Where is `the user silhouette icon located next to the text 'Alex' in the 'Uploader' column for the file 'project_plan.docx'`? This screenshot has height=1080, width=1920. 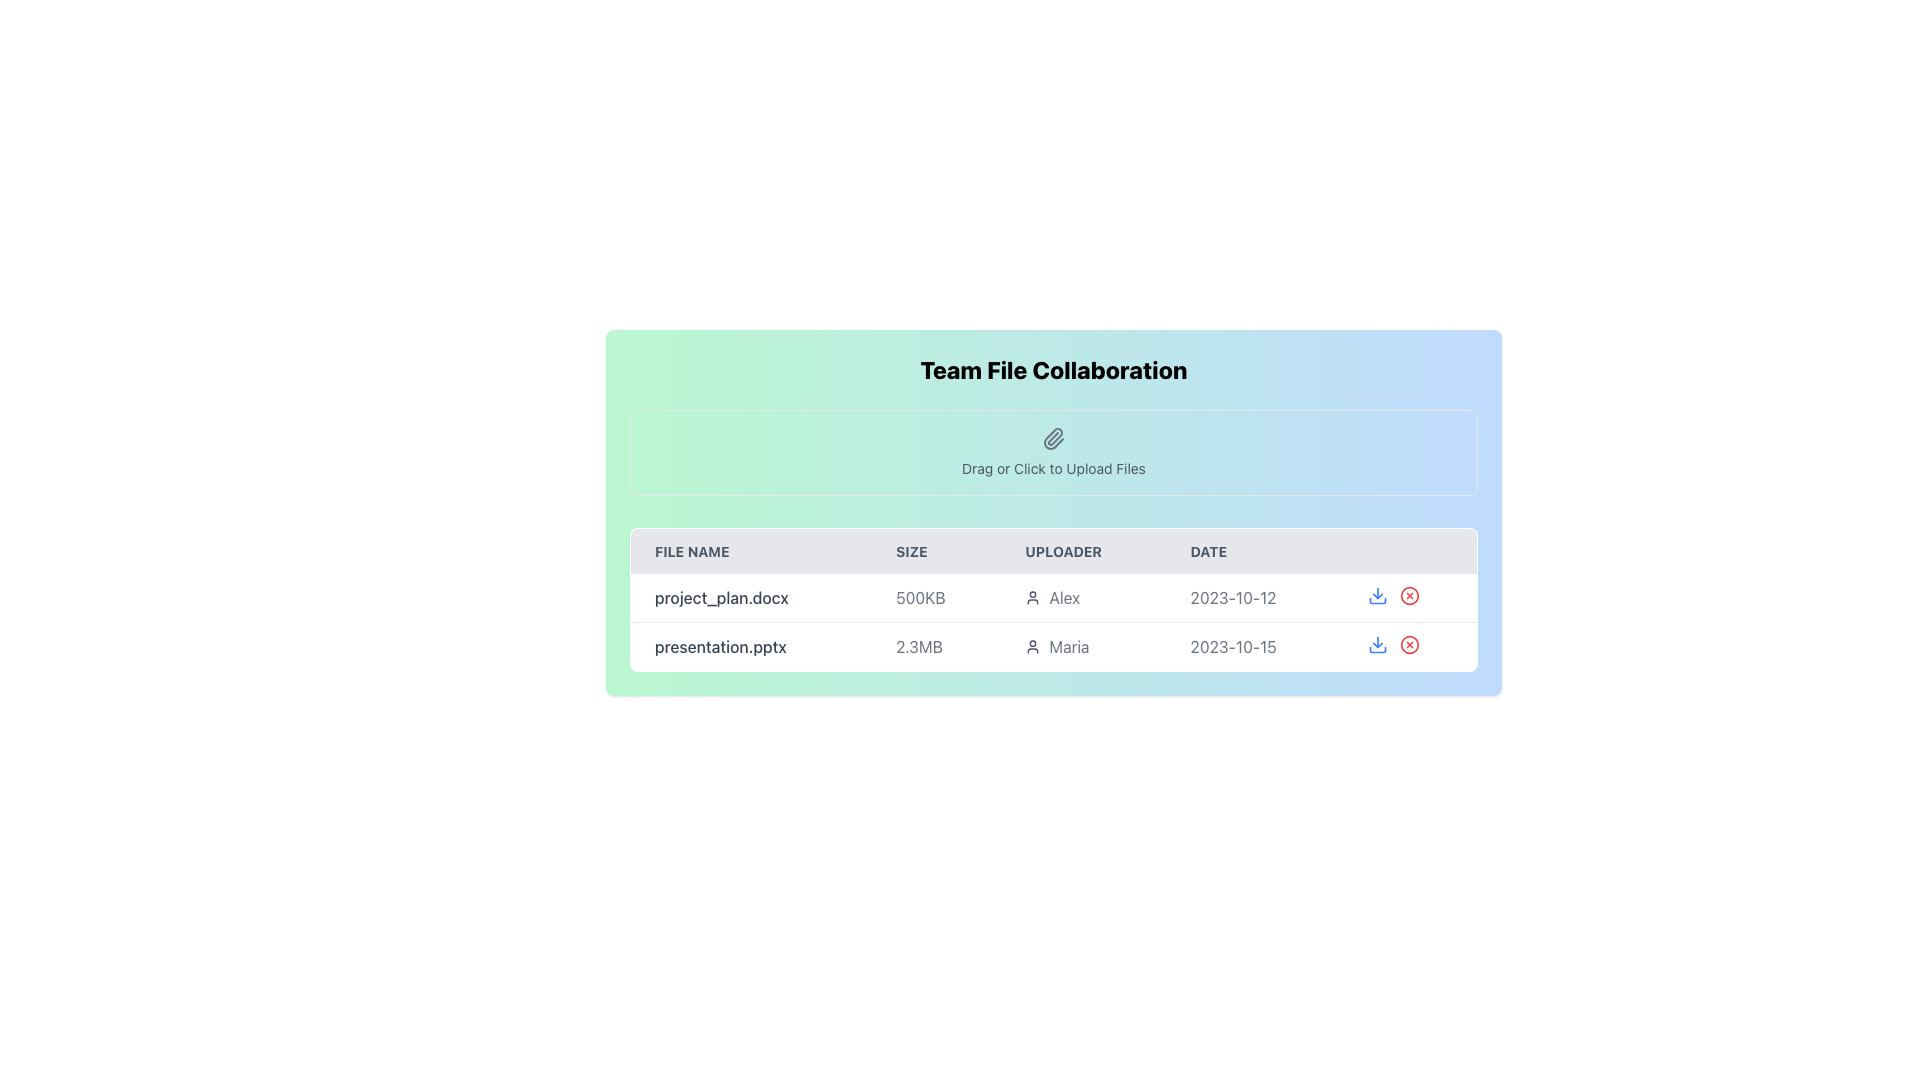
the user silhouette icon located next to the text 'Alex' in the 'Uploader' column for the file 'project_plan.docx' is located at coordinates (1033, 596).